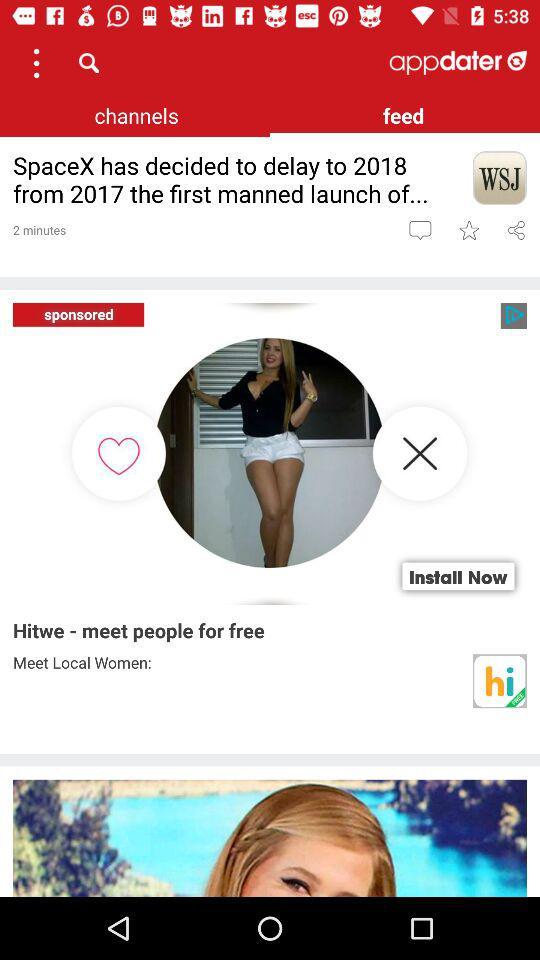  Describe the element at coordinates (36, 62) in the screenshot. I see `the more icon` at that location.